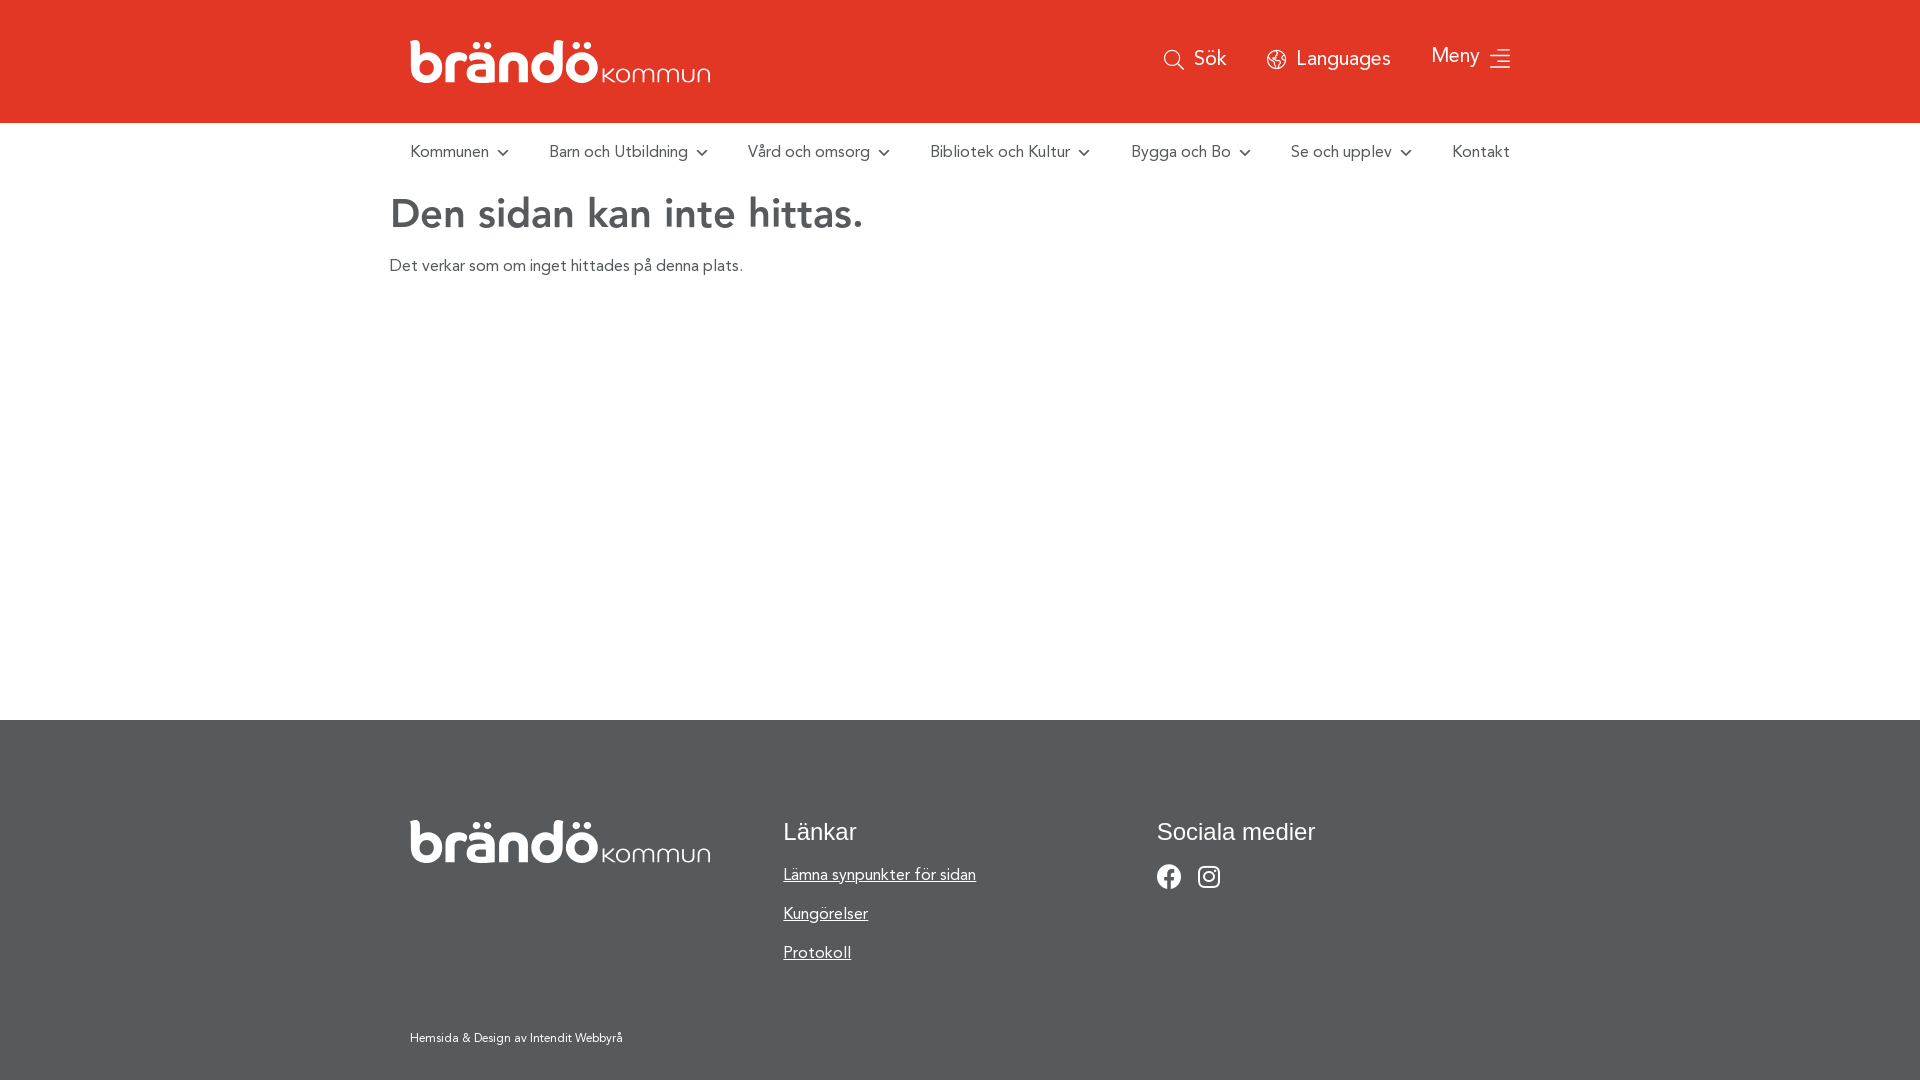 Image resolution: width=1920 pixels, height=1080 pixels. What do you see at coordinates (1470, 60) in the screenshot?
I see `'Meny'` at bounding box center [1470, 60].